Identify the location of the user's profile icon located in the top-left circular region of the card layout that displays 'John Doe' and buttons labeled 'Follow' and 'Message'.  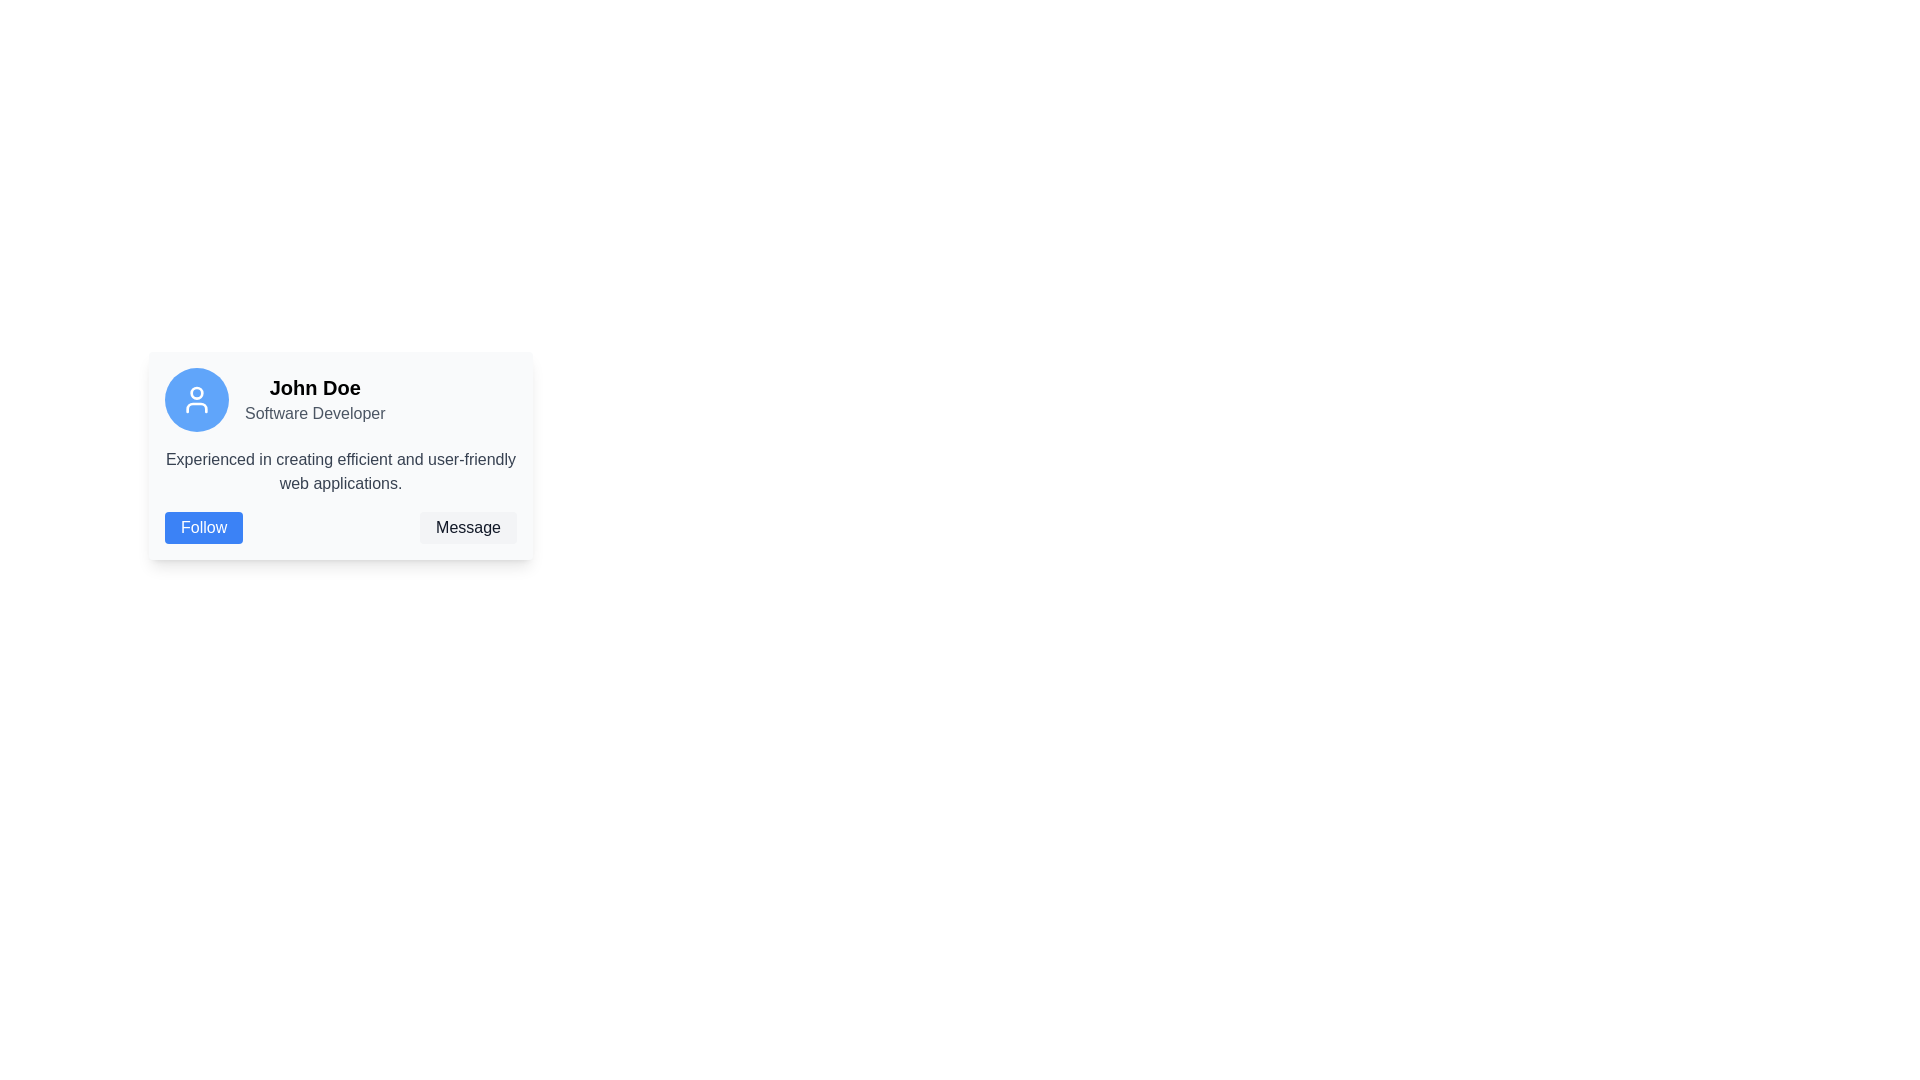
(196, 400).